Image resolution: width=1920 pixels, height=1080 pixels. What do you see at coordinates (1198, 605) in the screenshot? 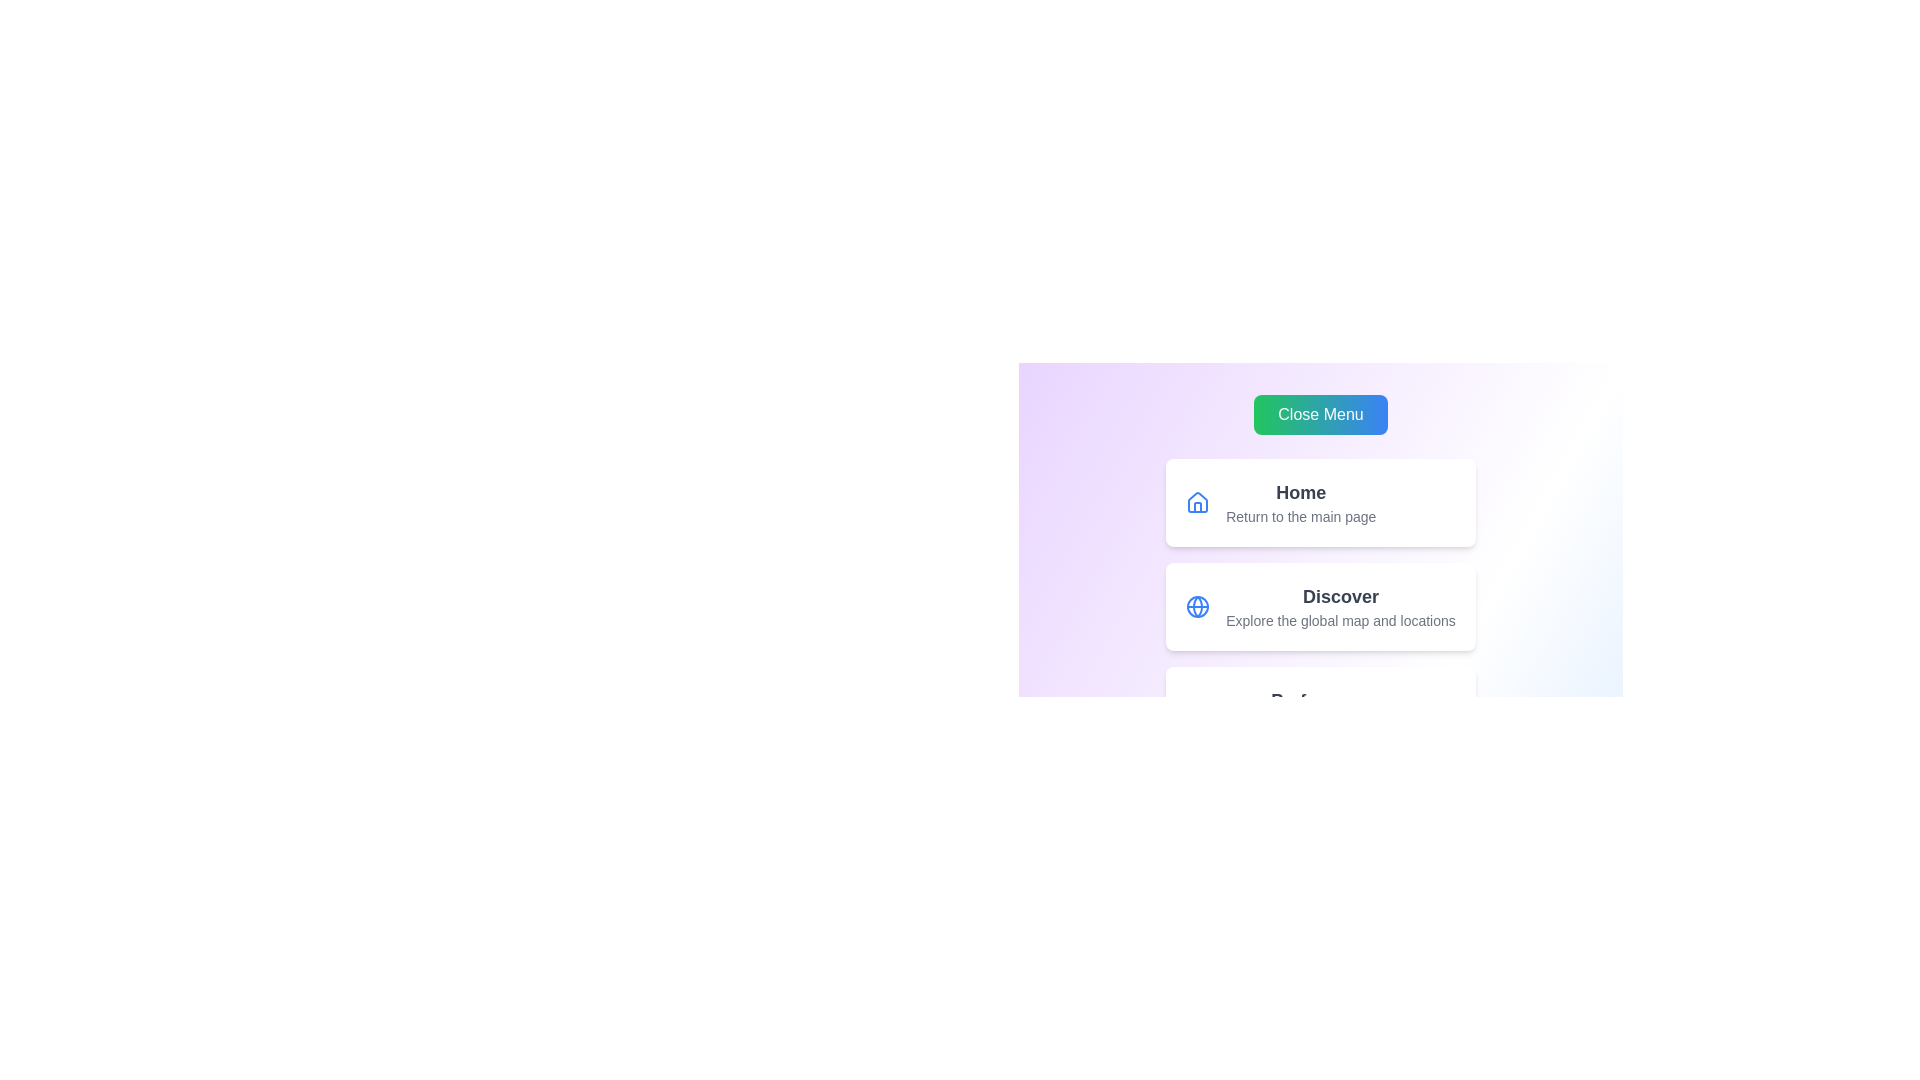
I see `the icon of the menu item labeled Discover` at bounding box center [1198, 605].